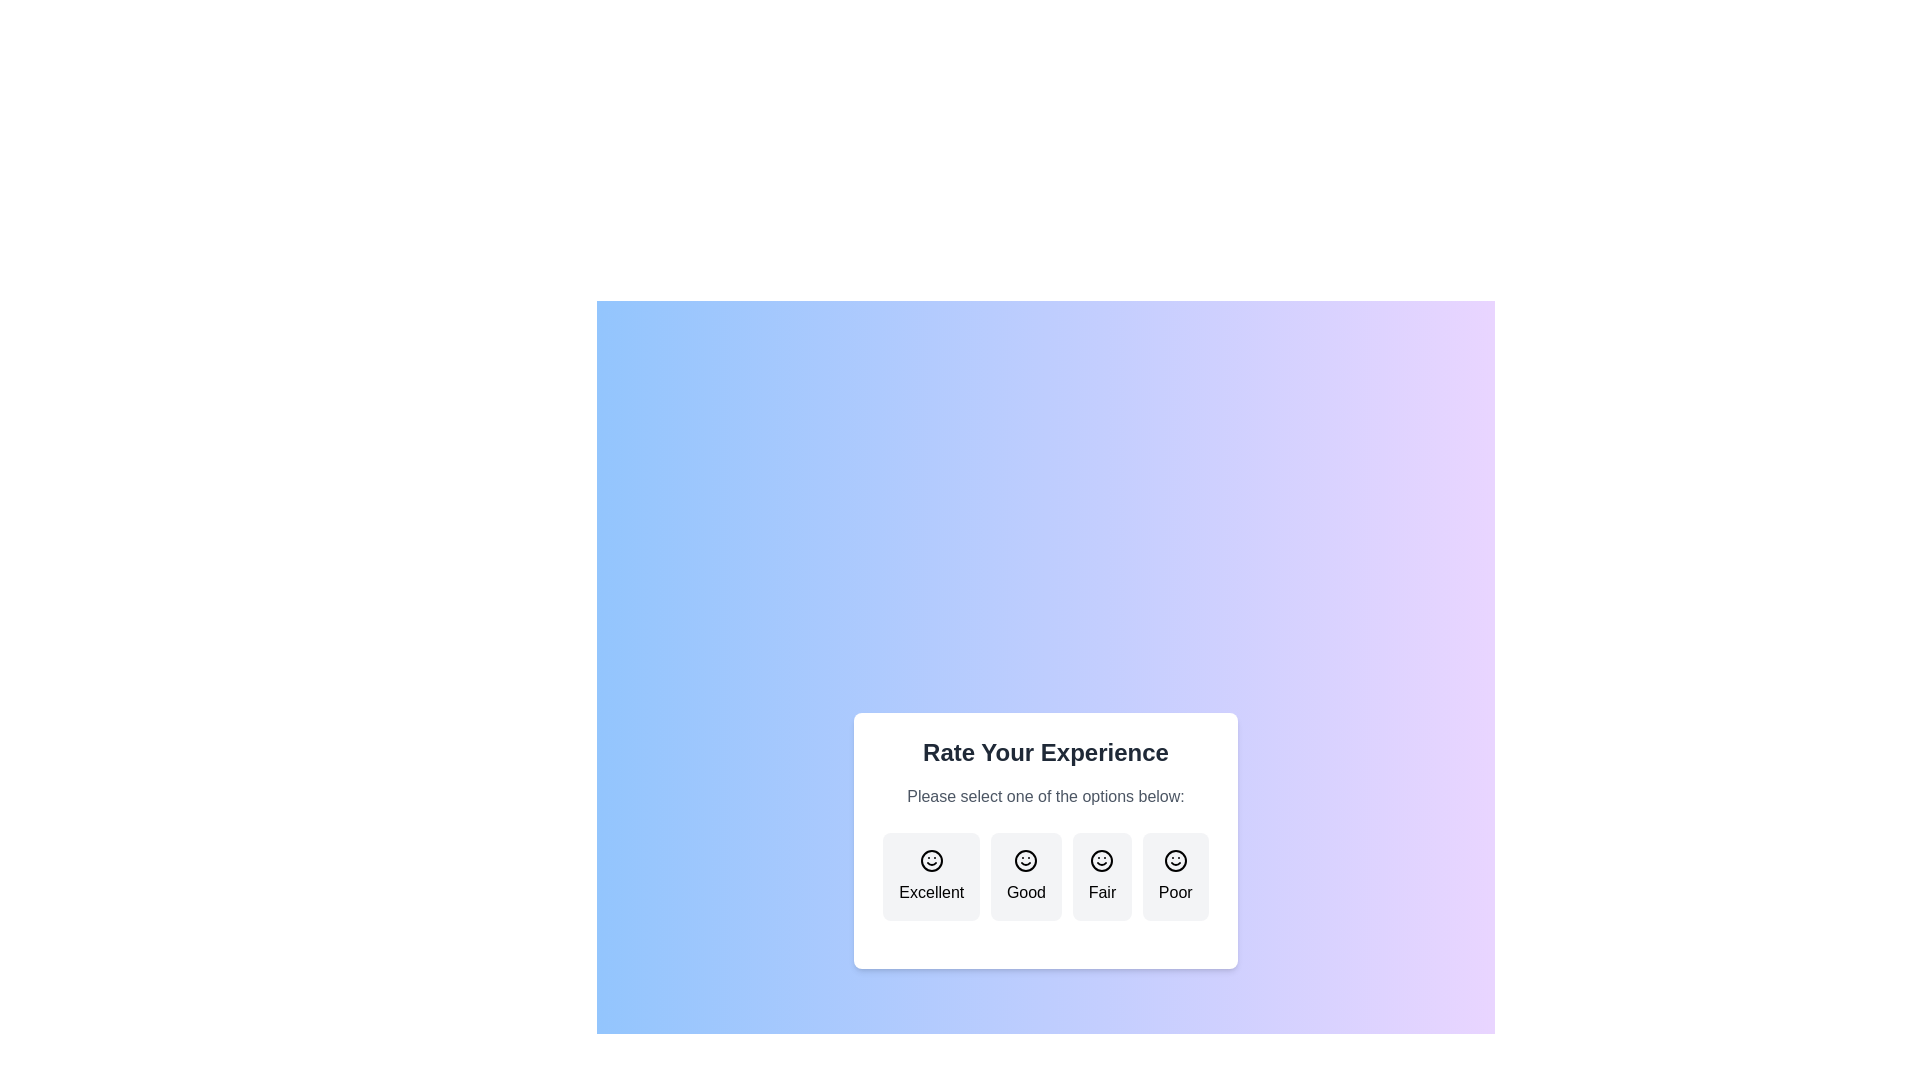 Image resolution: width=1920 pixels, height=1080 pixels. I want to click on the 'Good' rating button, so click(1045, 840).